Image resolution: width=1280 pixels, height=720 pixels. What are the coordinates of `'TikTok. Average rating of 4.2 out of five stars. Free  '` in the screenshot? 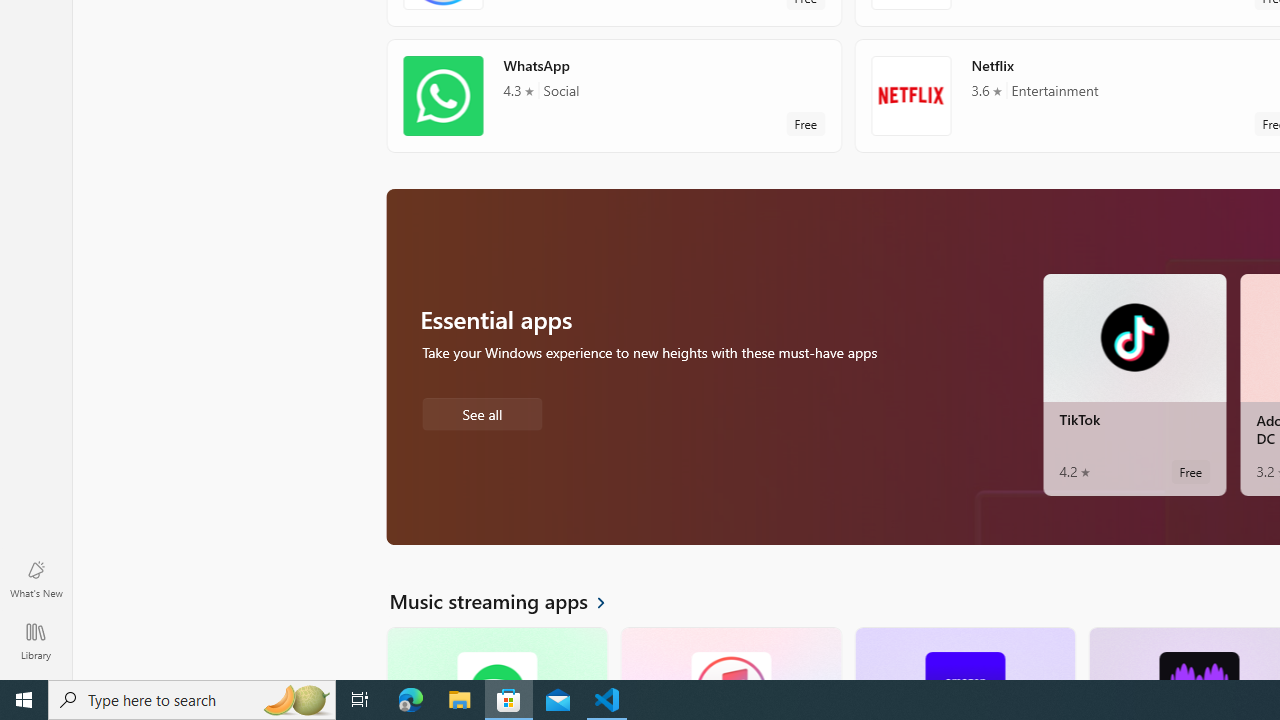 It's located at (1134, 384).